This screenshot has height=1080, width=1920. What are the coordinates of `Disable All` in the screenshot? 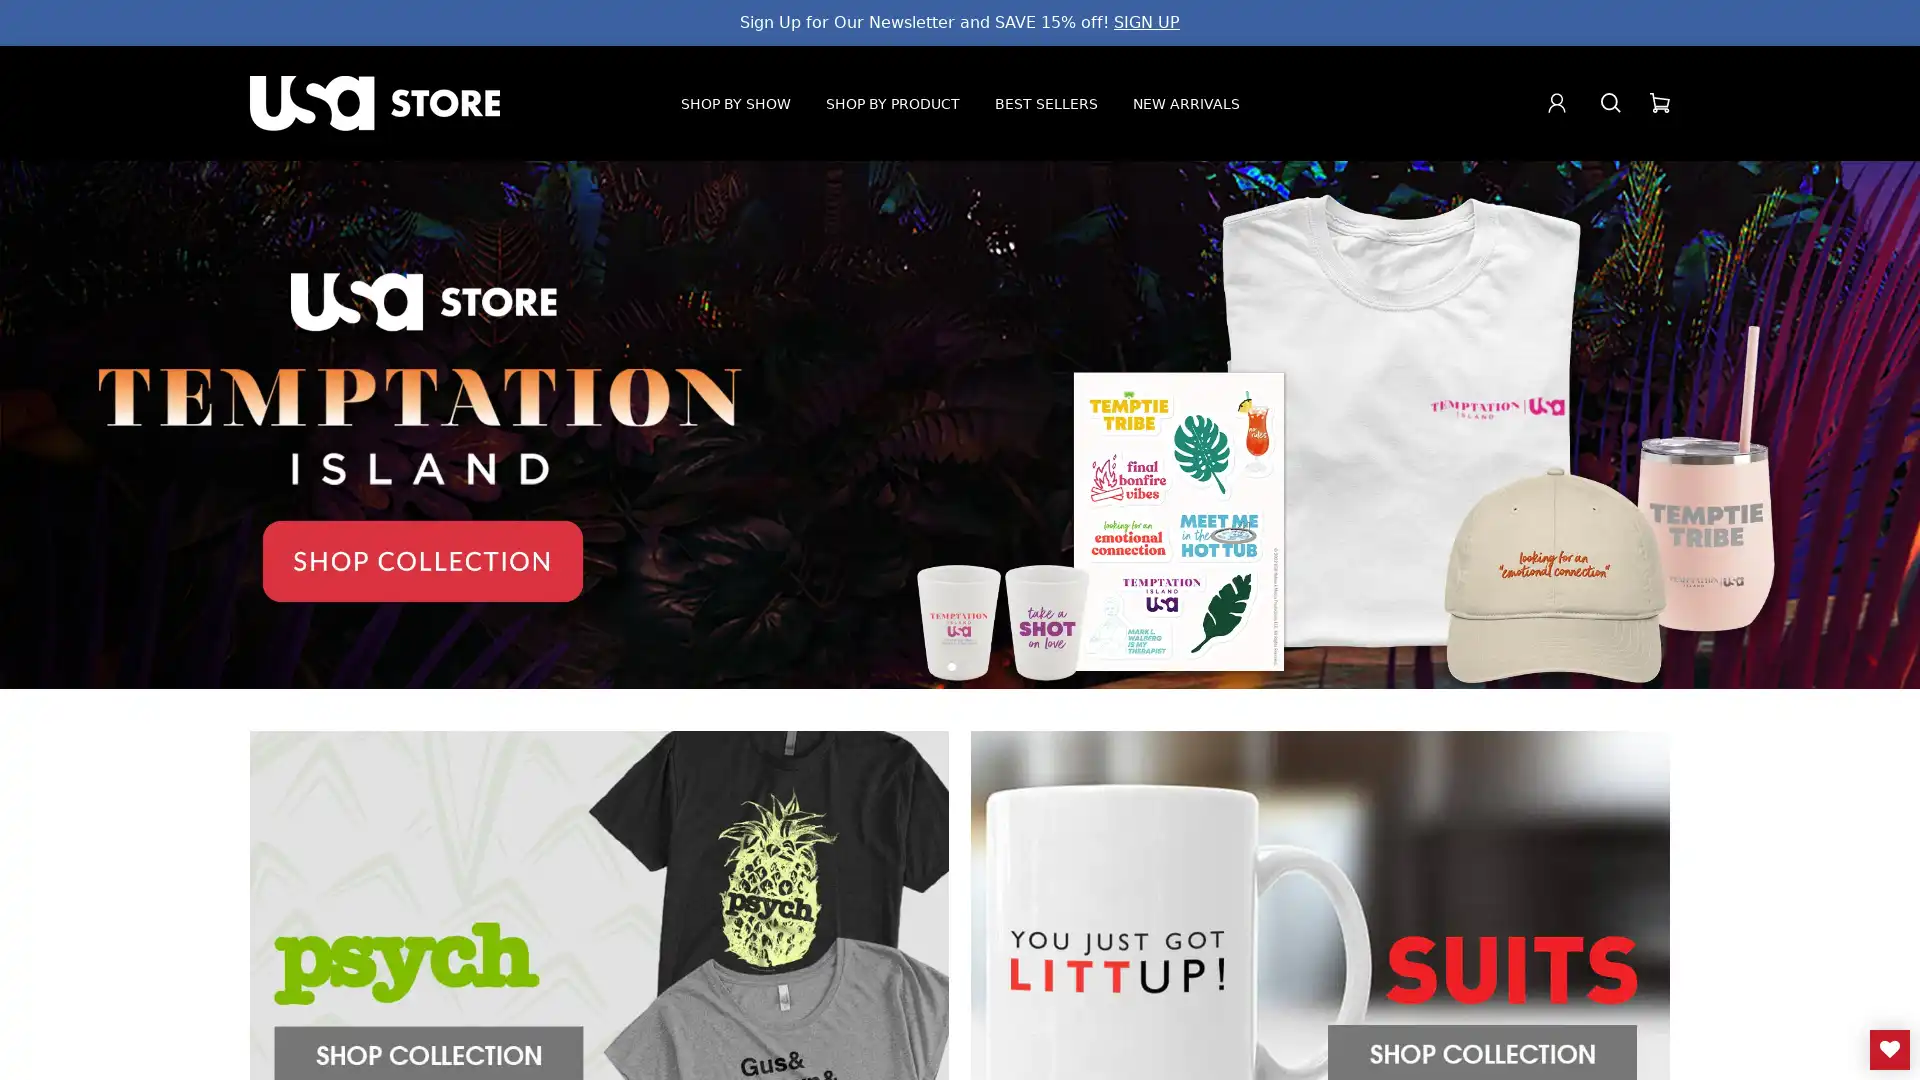 It's located at (1539, 1044).